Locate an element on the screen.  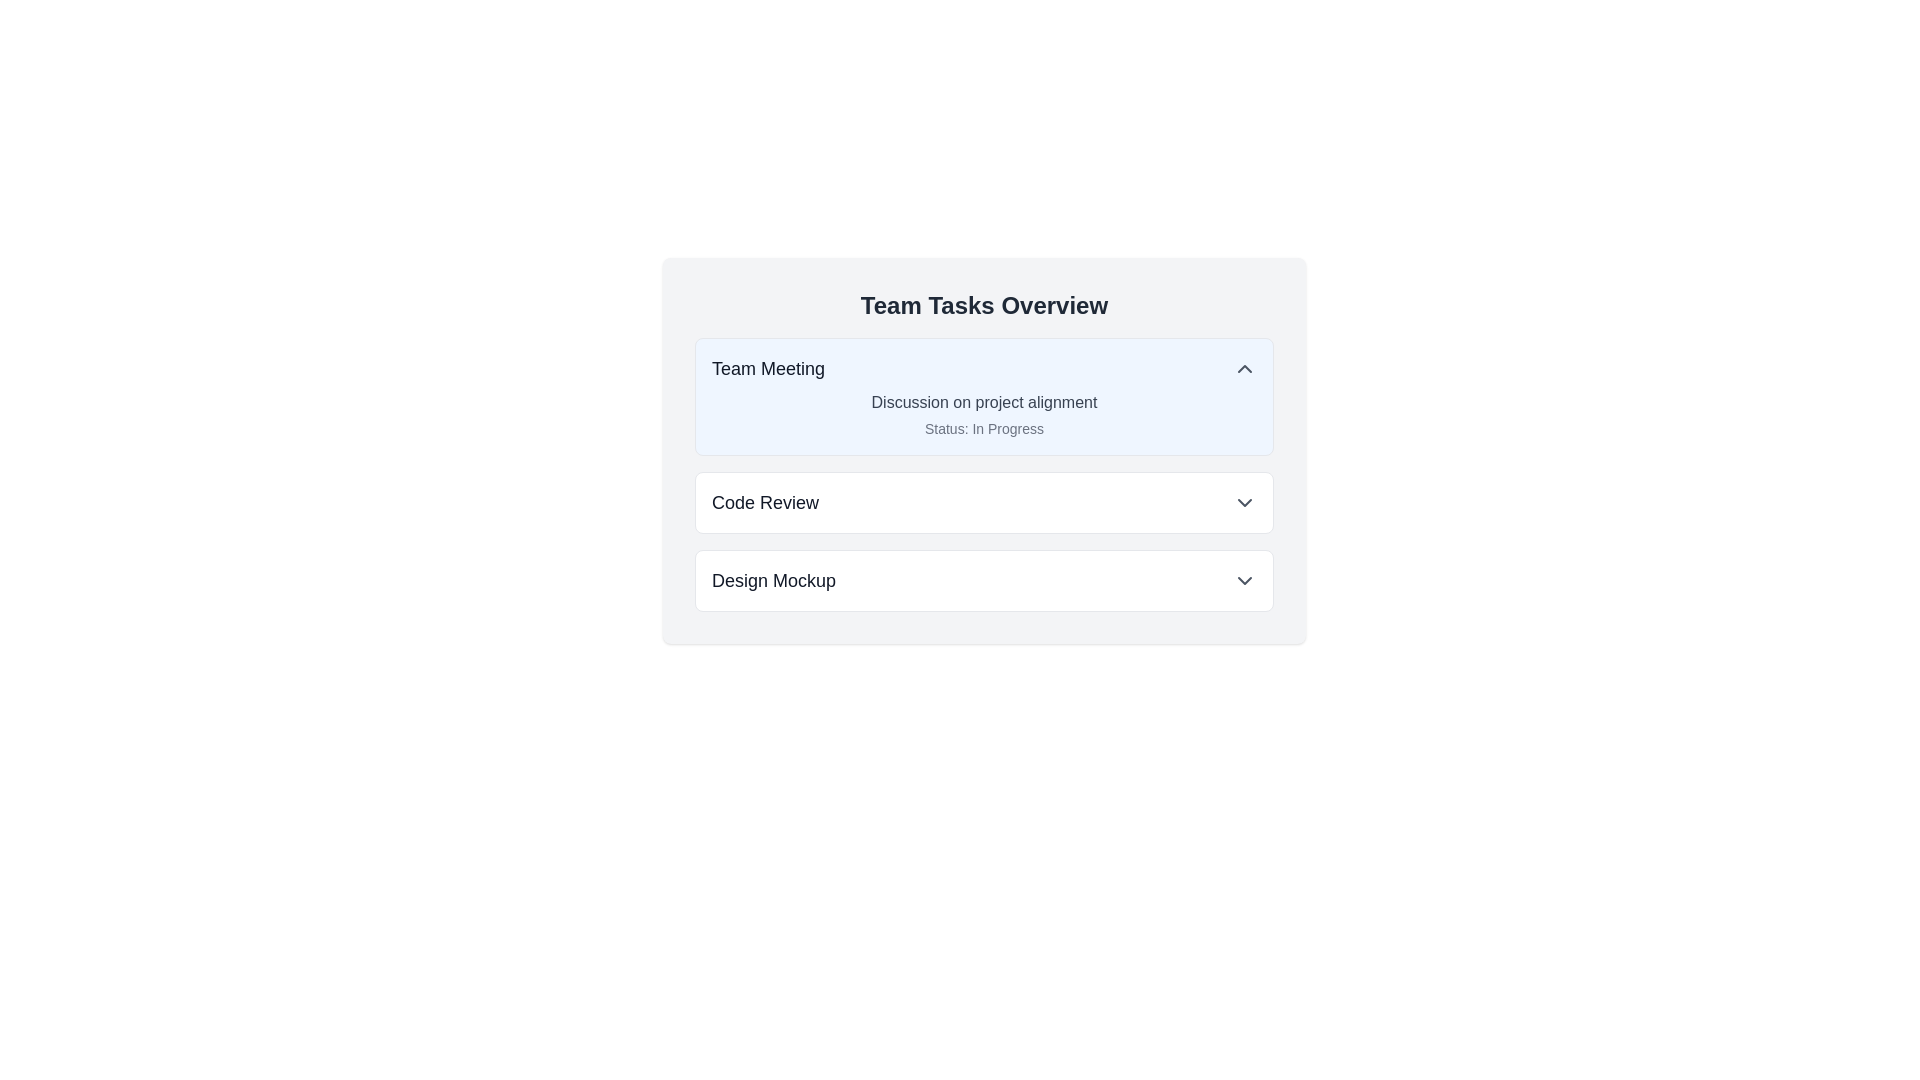
the 'Code Review' text label, which is bold and prominently displayed in a large dark font, located in the second section of the task overview panel, between the 'Team Meeting' and 'Design Mockup' sections is located at coordinates (764, 501).